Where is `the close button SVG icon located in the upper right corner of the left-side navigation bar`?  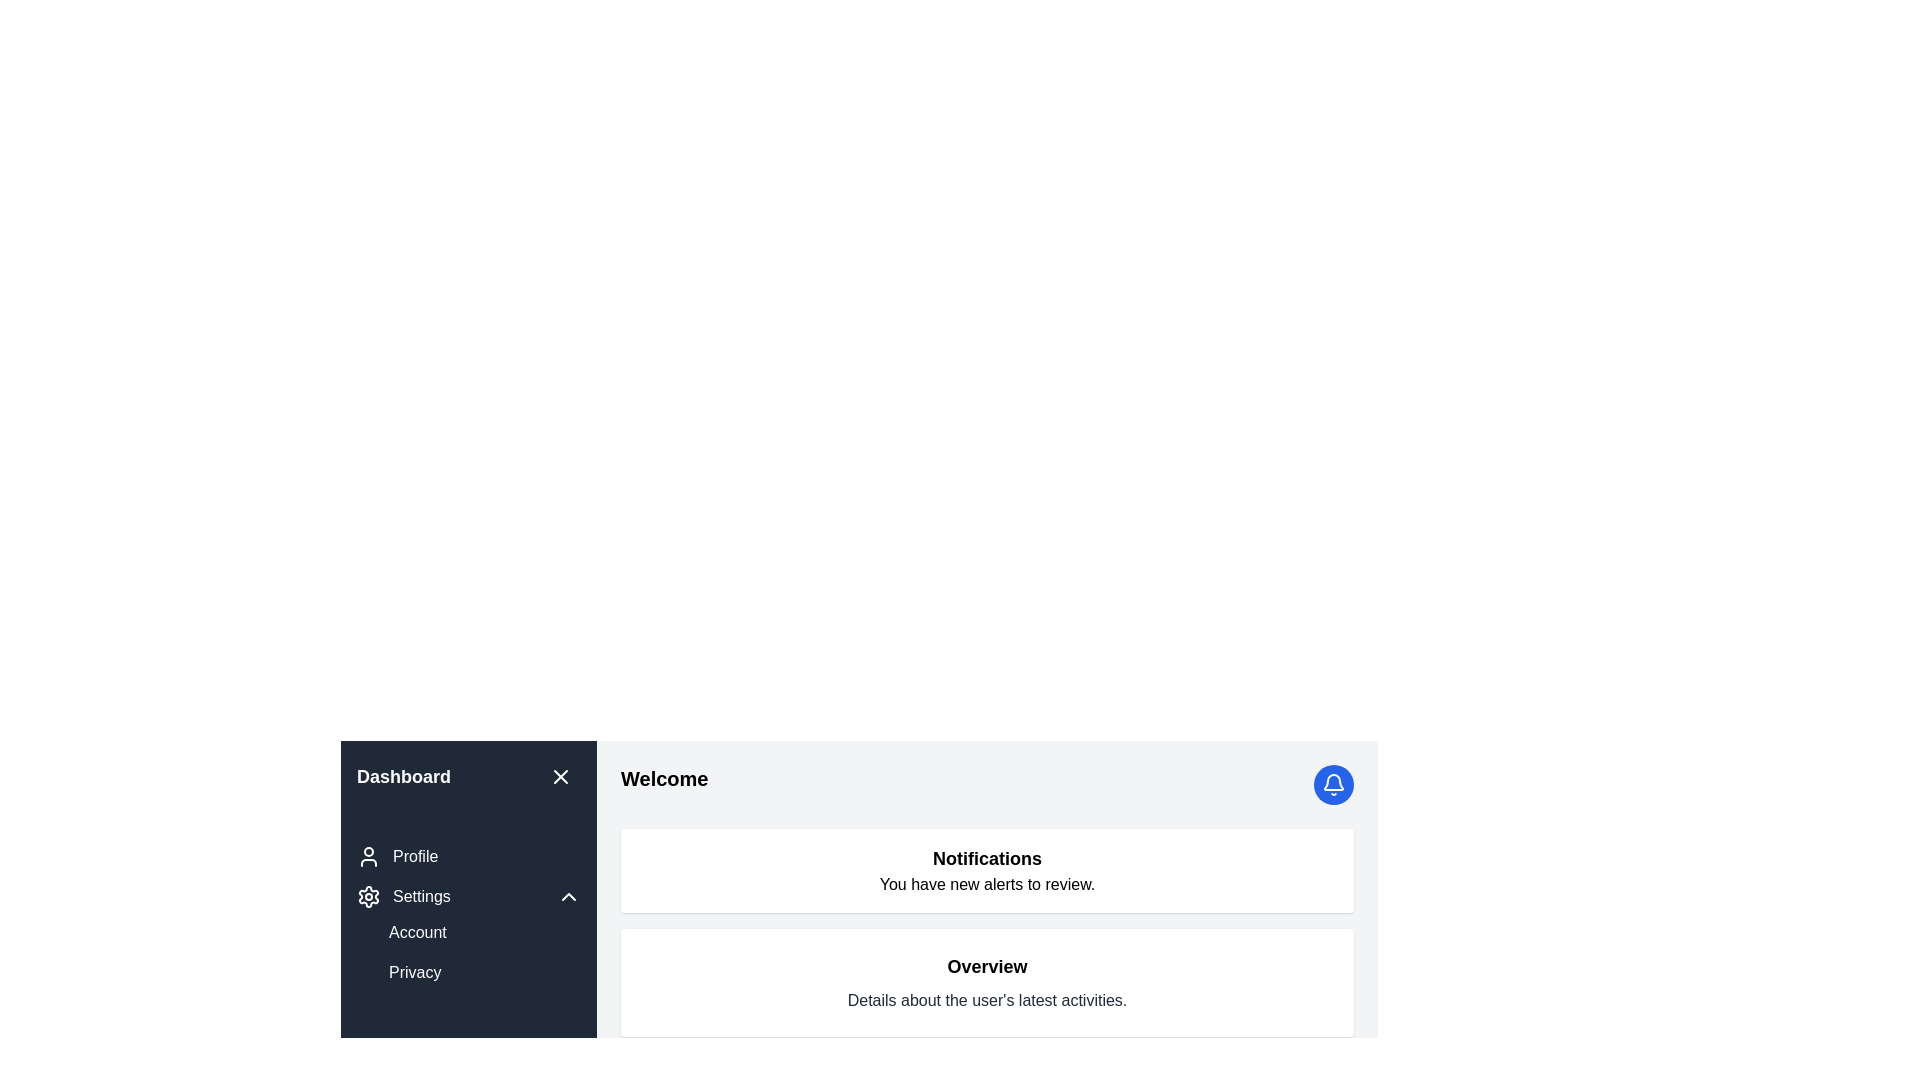
the close button SVG icon located in the upper right corner of the left-side navigation bar is located at coordinates (560, 775).